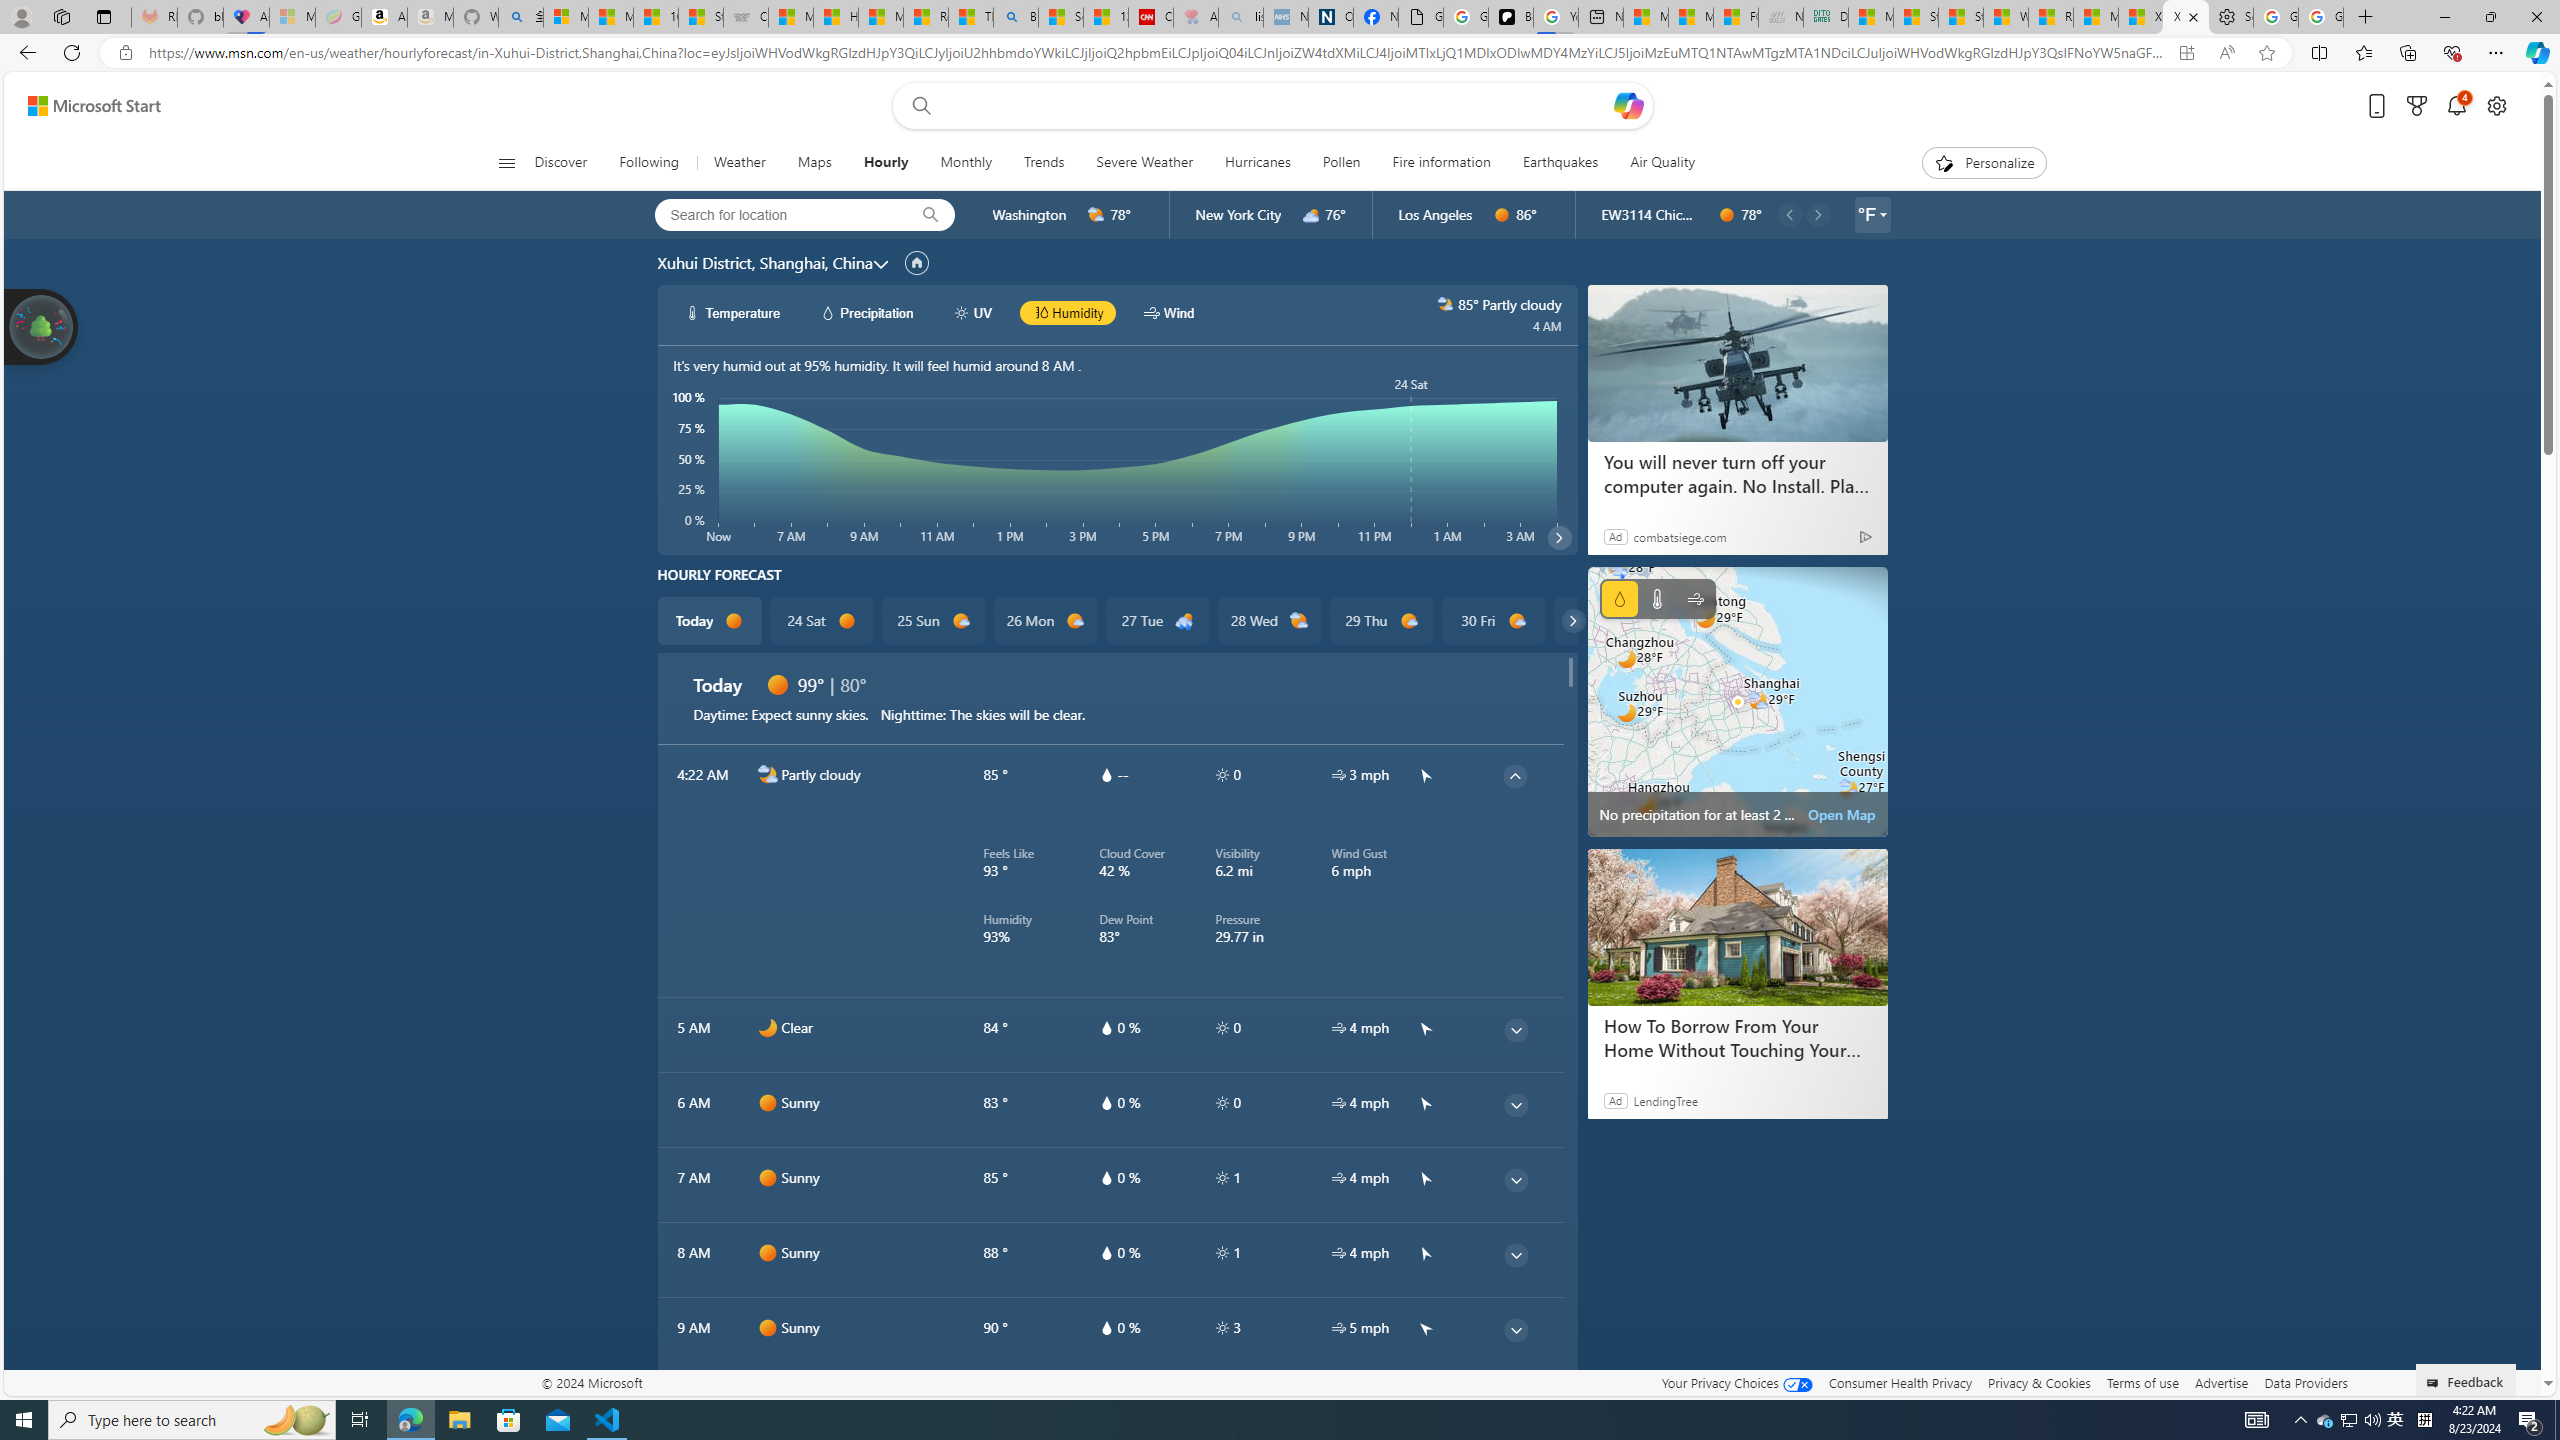 The image size is (2560, 1440). What do you see at coordinates (1736, 1382) in the screenshot?
I see `'Your Privacy Choices'` at bounding box center [1736, 1382].